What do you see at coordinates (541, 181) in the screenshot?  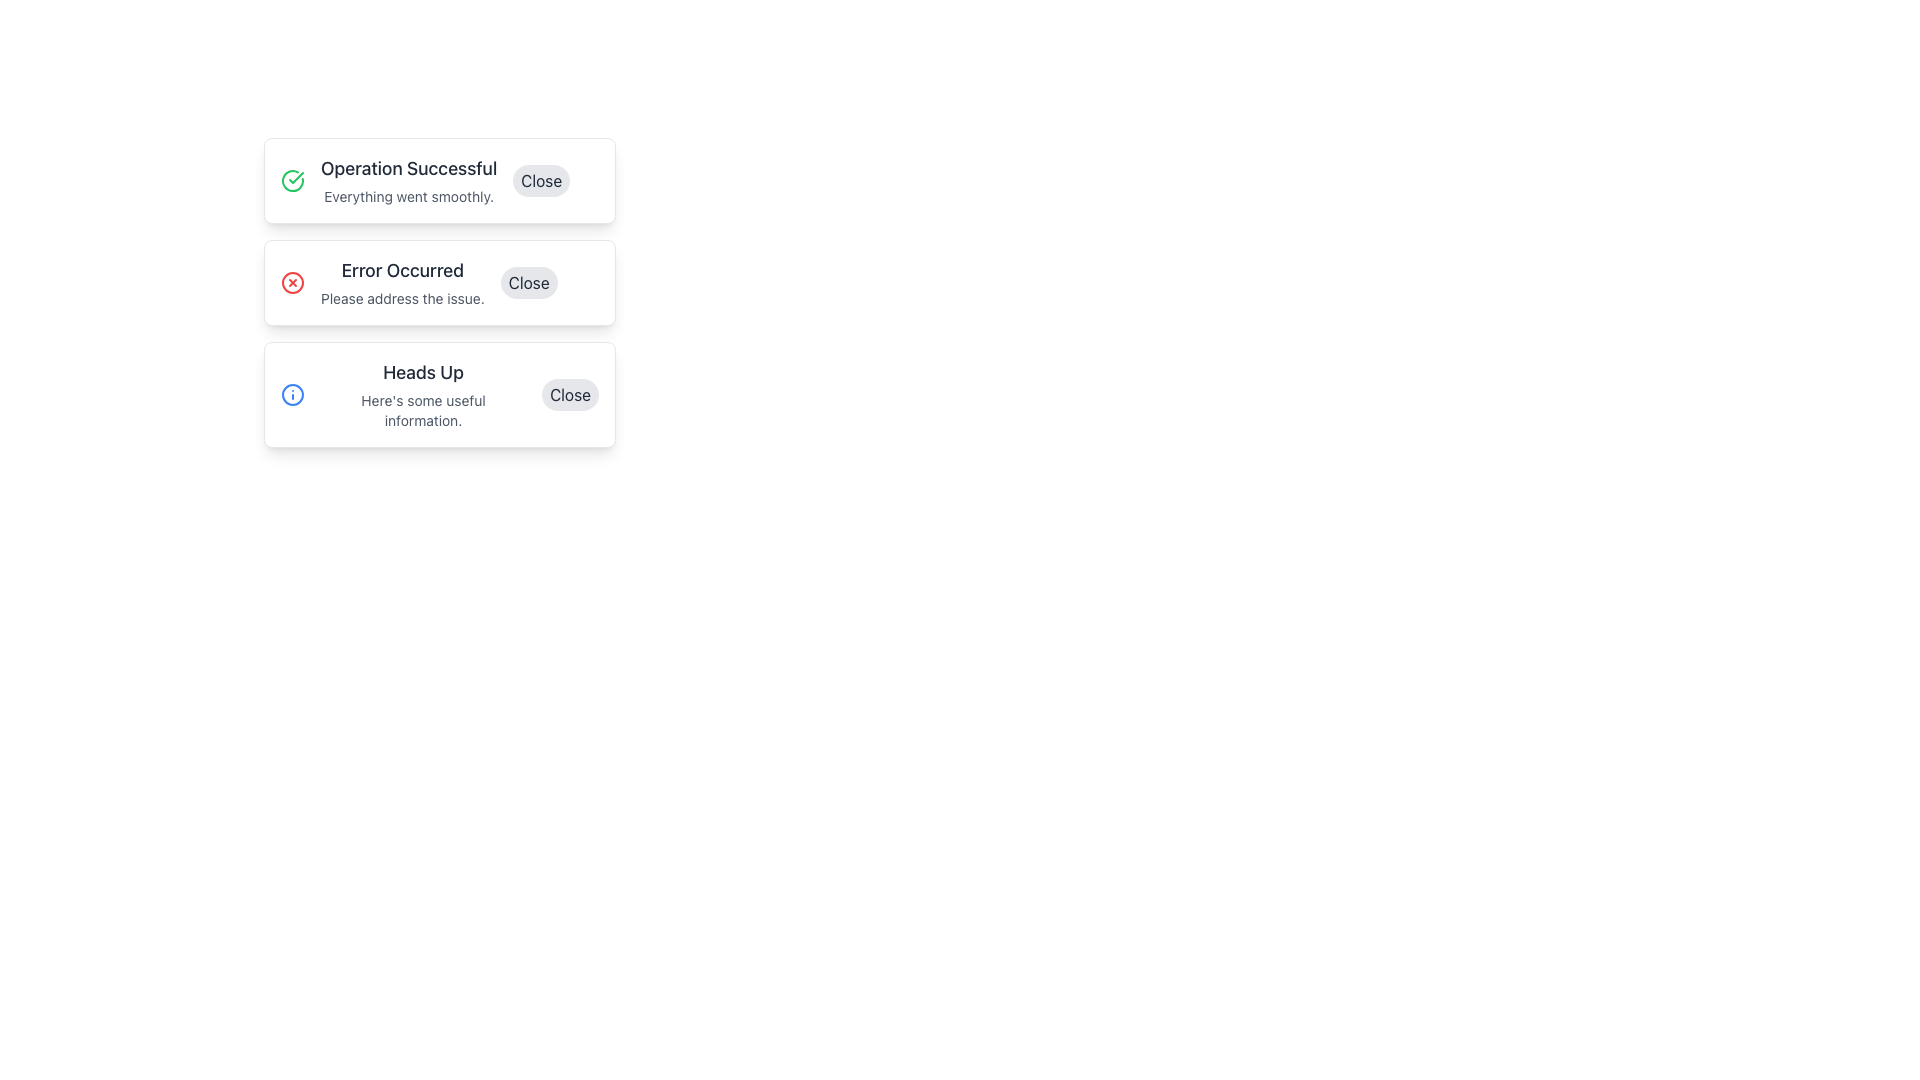 I see `the 'Close' button with a gray background in the notification card titled 'Operation Successful' to trigger the background color change` at bounding box center [541, 181].